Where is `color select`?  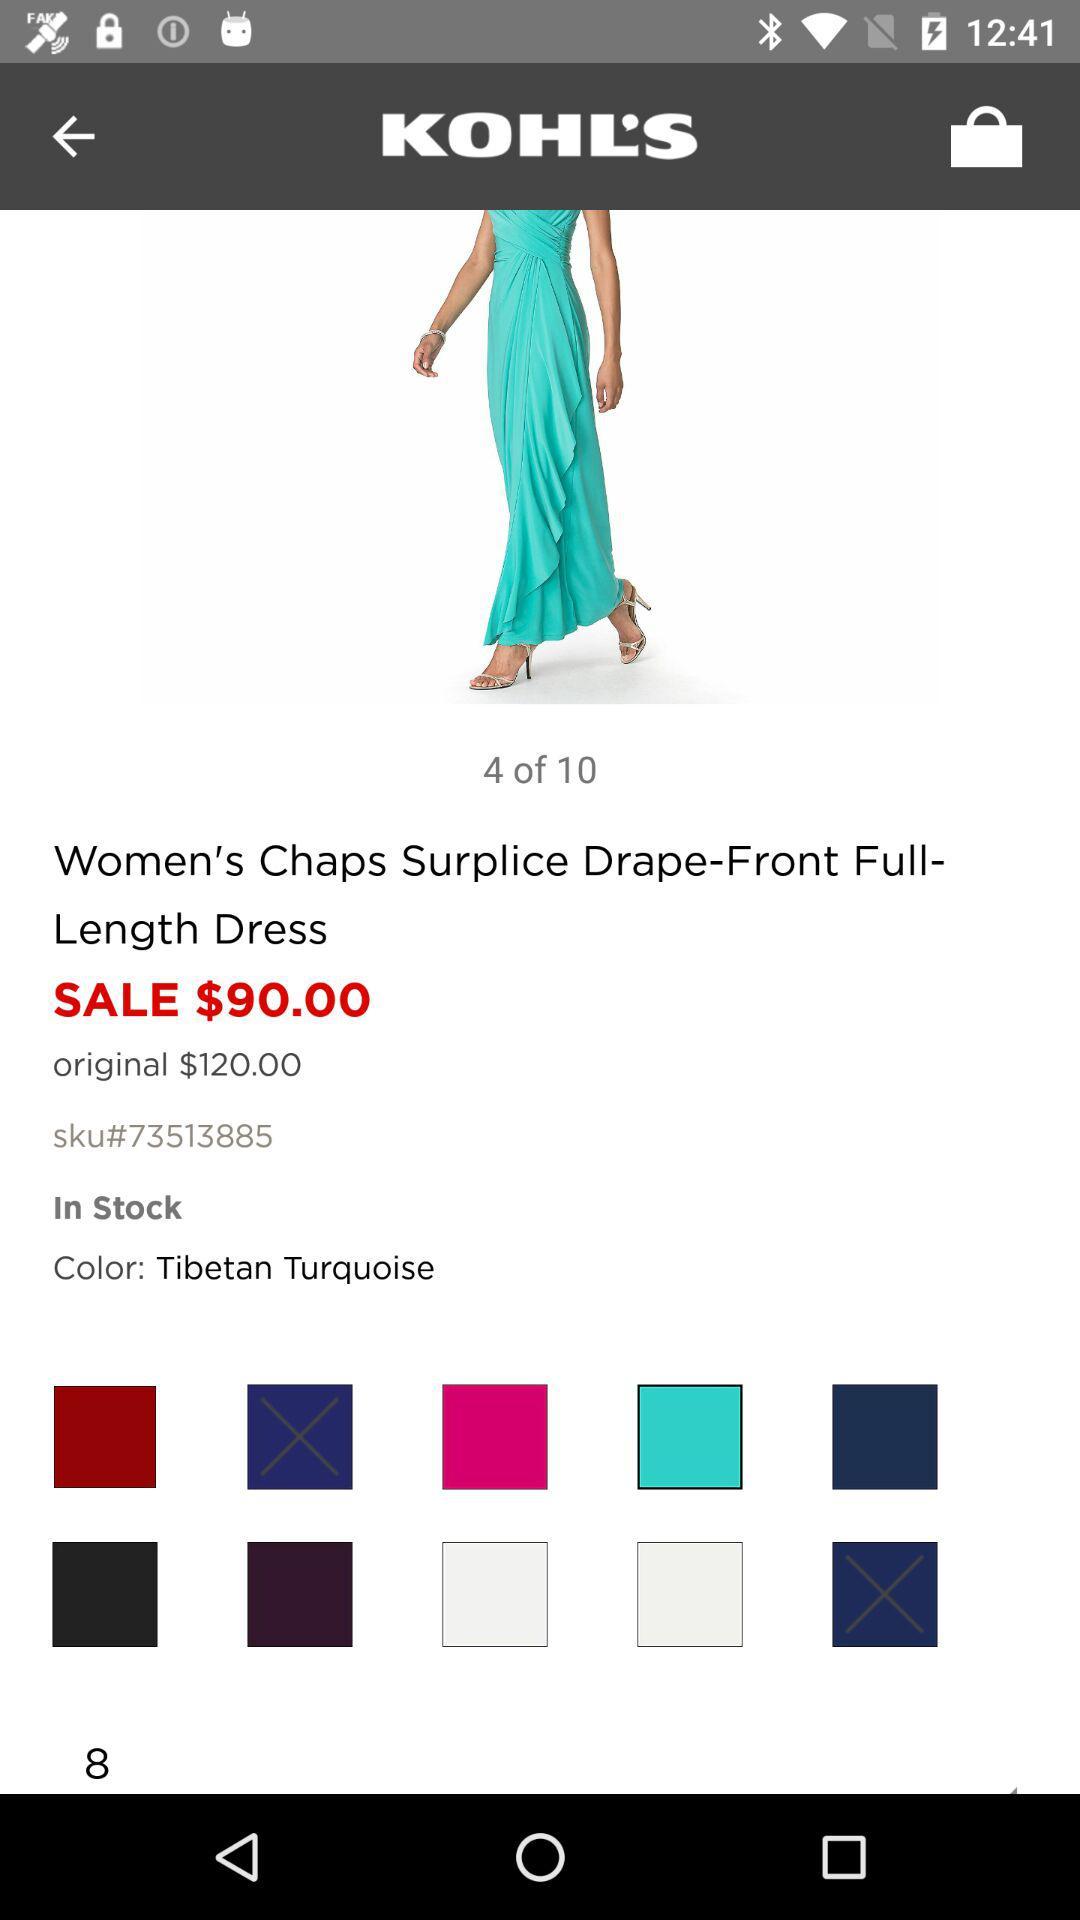 color select is located at coordinates (883, 1593).